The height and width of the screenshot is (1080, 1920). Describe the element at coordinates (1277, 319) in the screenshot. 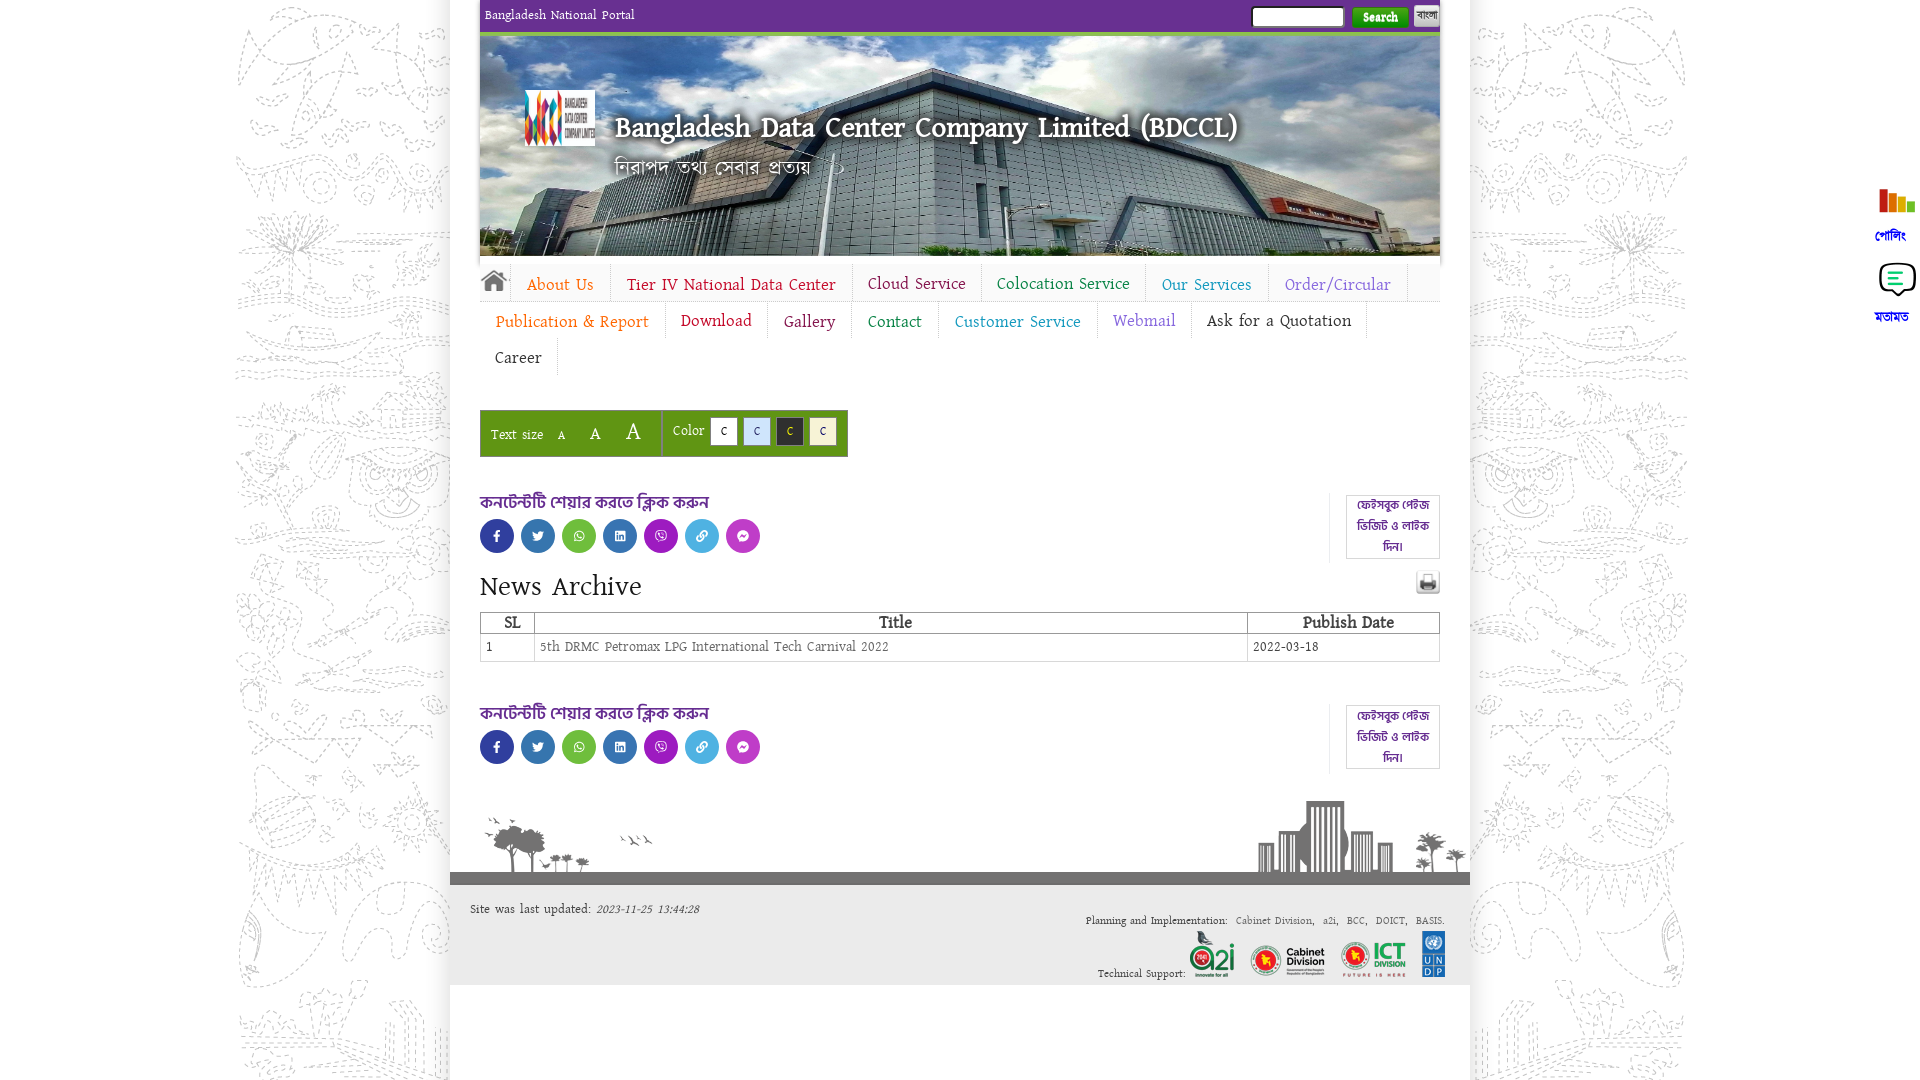

I see `'Ask for a Quotation'` at that location.